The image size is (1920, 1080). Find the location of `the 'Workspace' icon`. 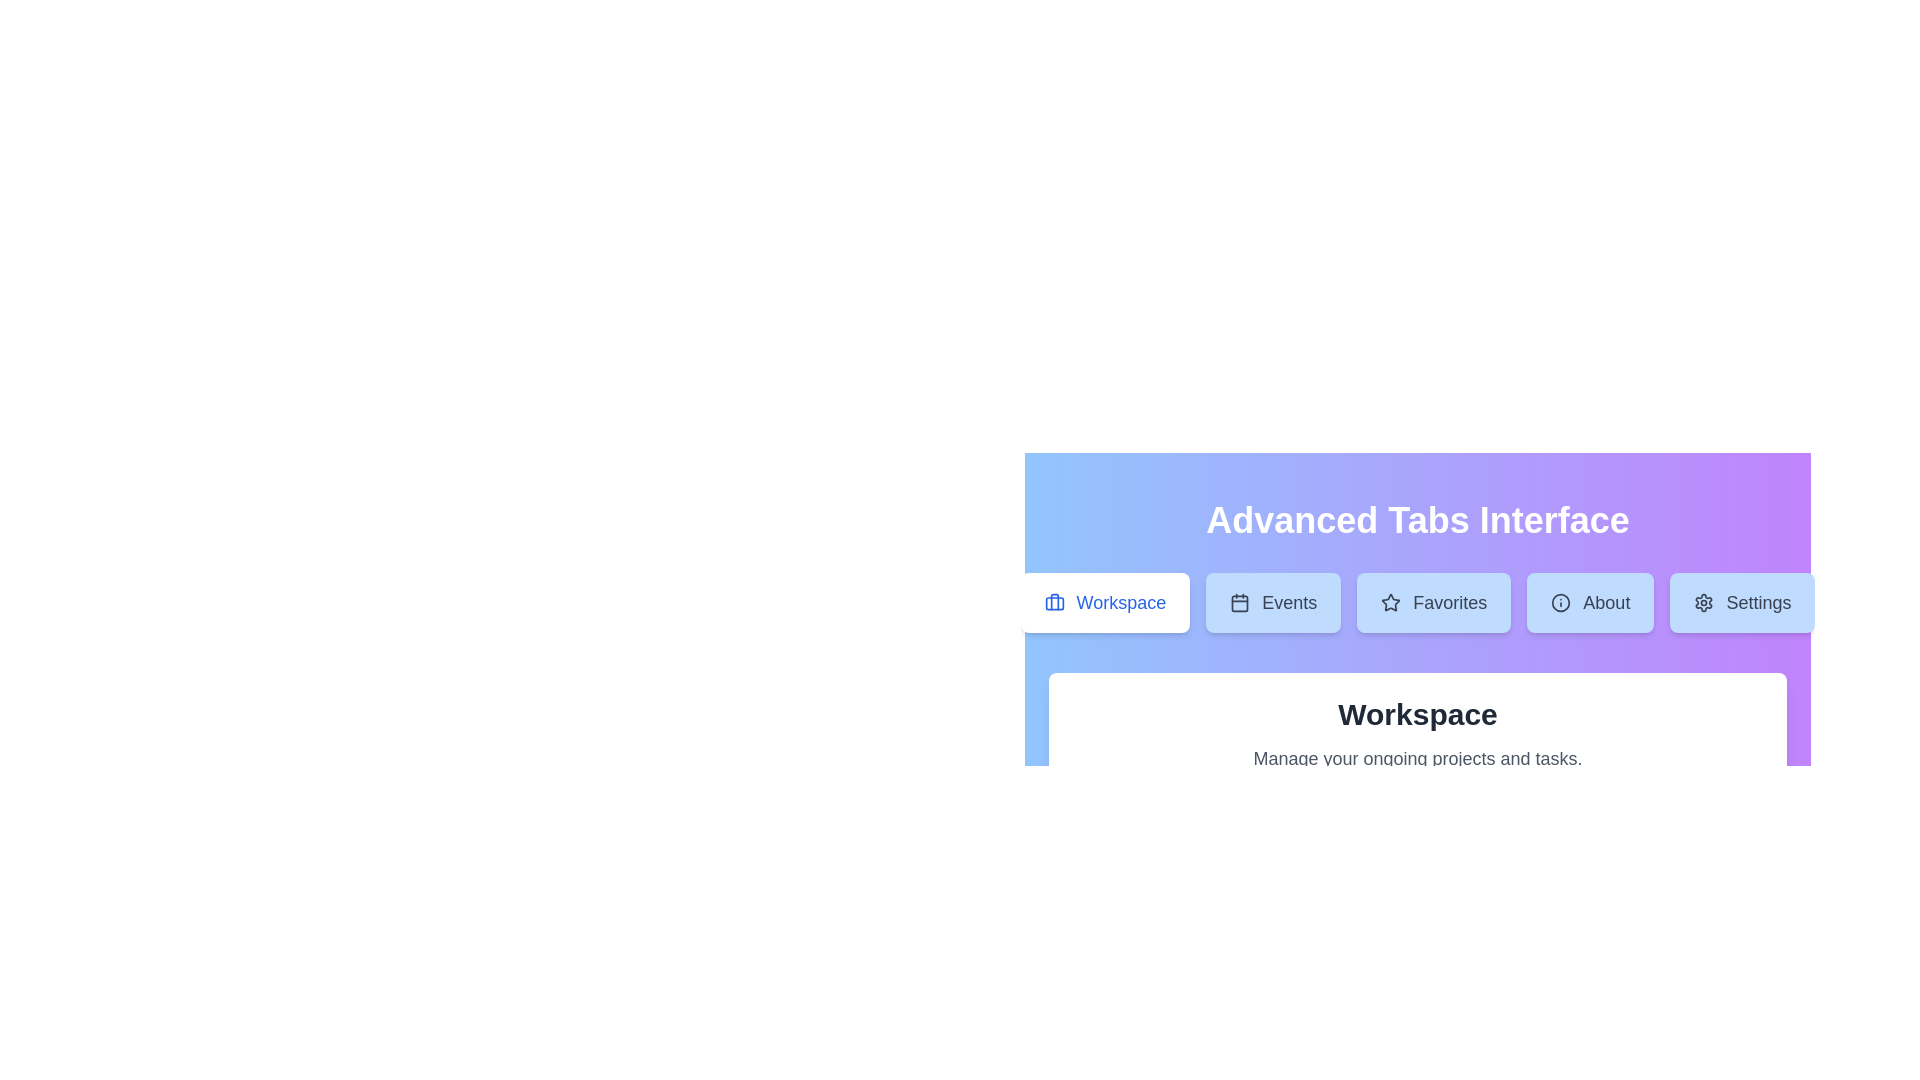

the 'Workspace' icon is located at coordinates (1053, 601).